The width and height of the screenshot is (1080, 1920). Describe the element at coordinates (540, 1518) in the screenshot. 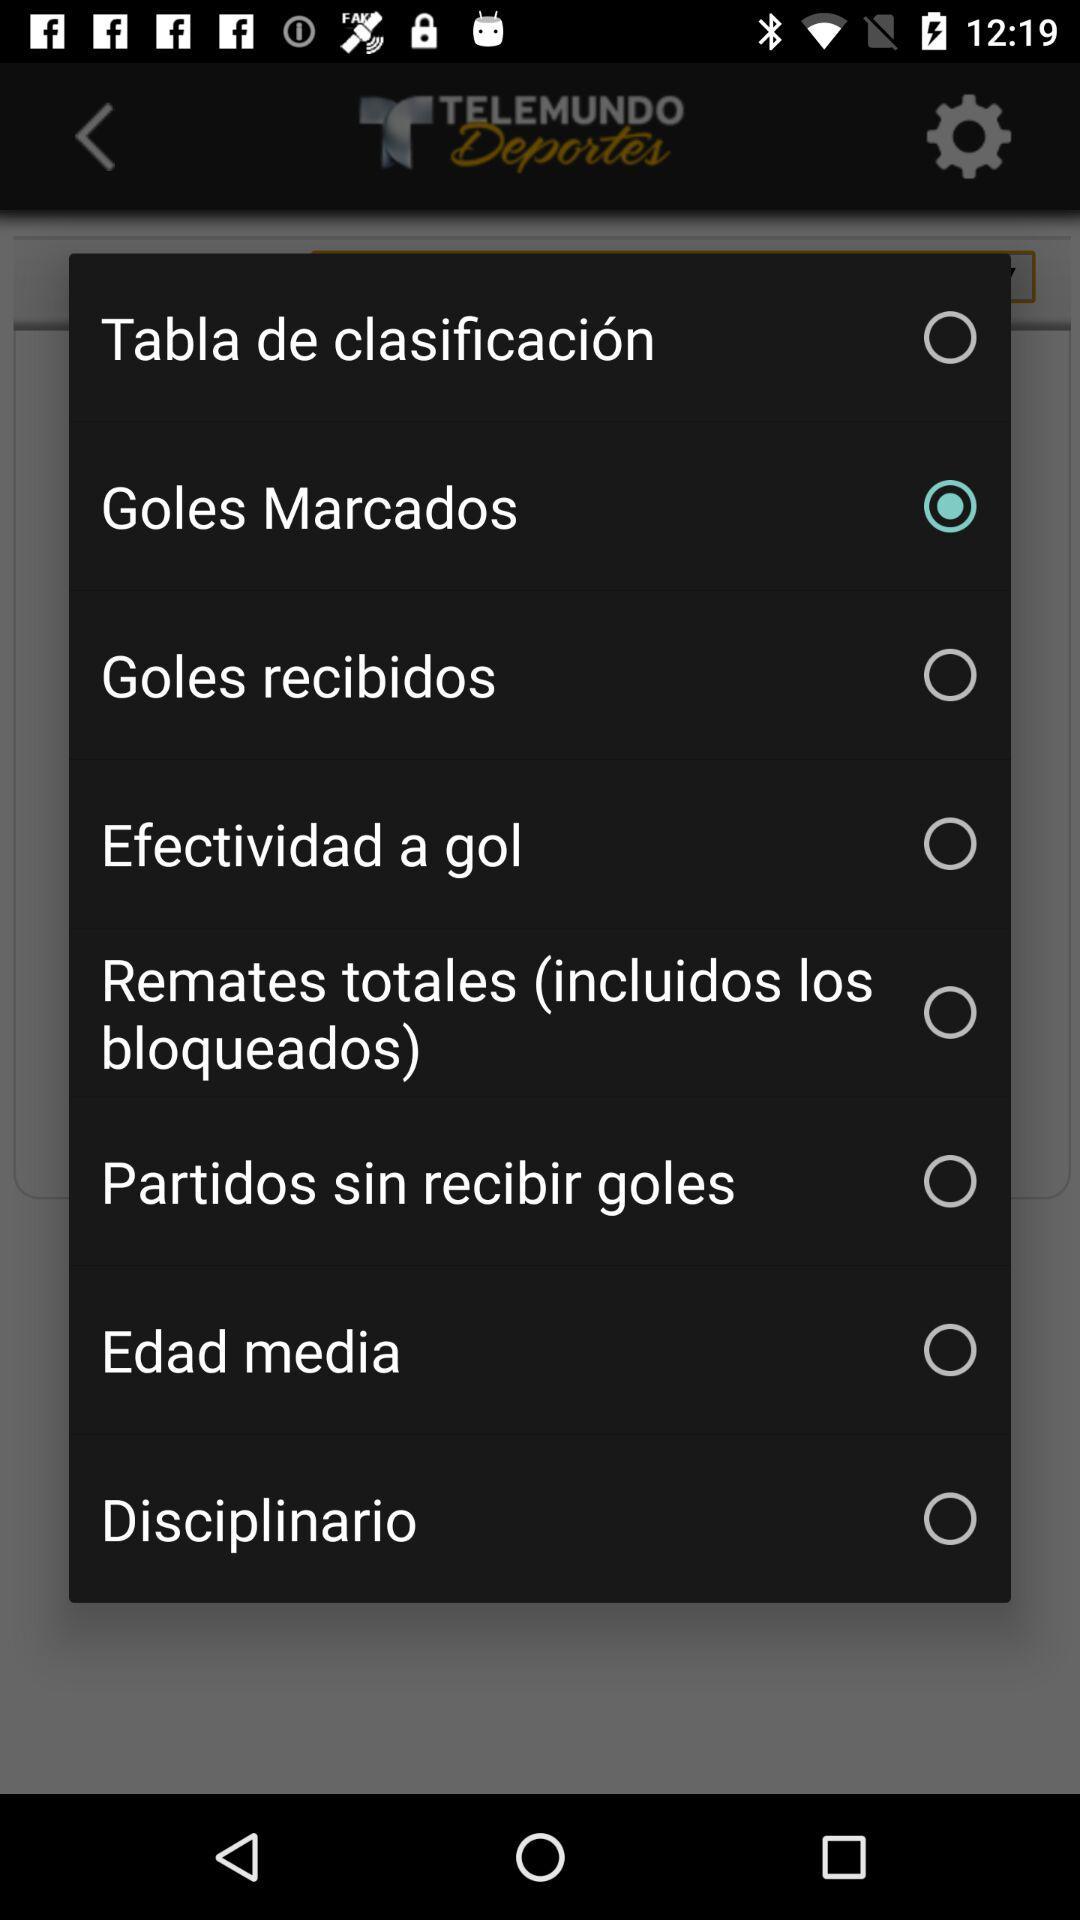

I see `disciplinario icon` at that location.